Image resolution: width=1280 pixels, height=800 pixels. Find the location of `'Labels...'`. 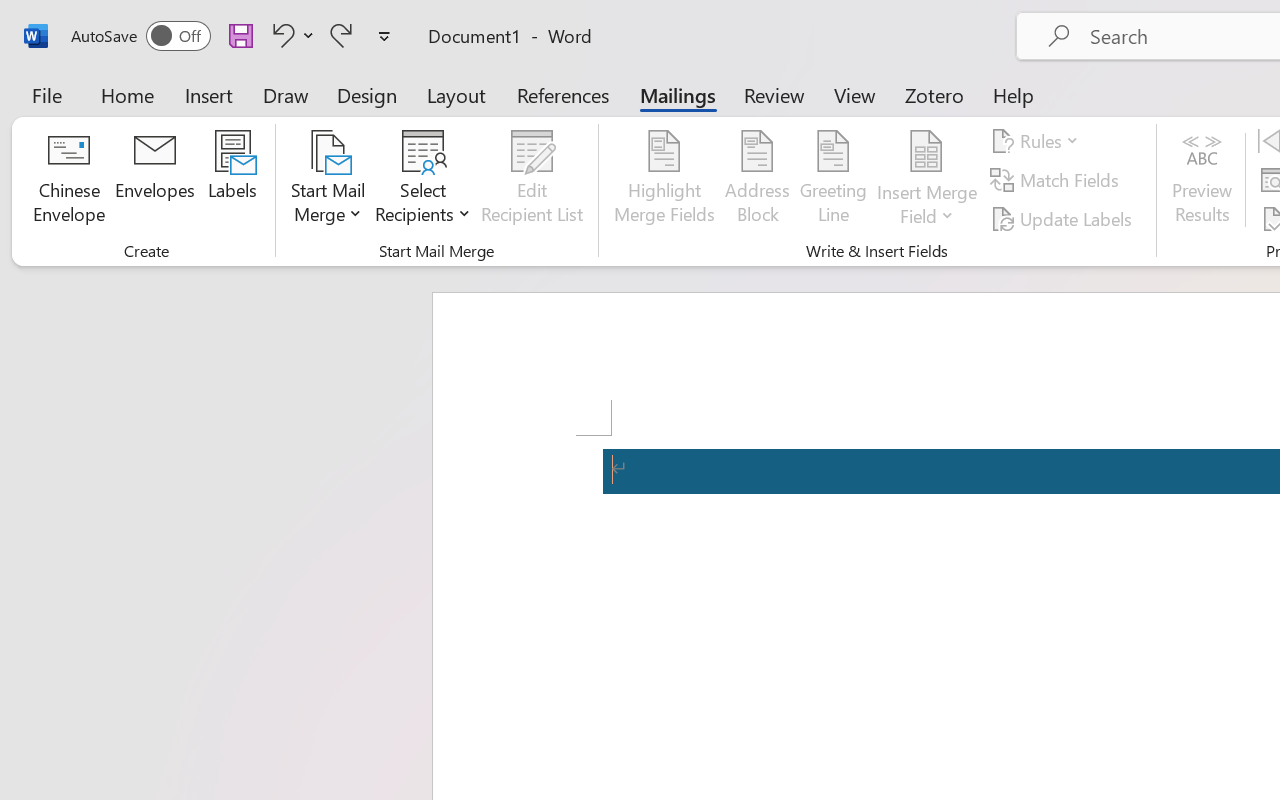

'Labels...' is located at coordinates (232, 179).